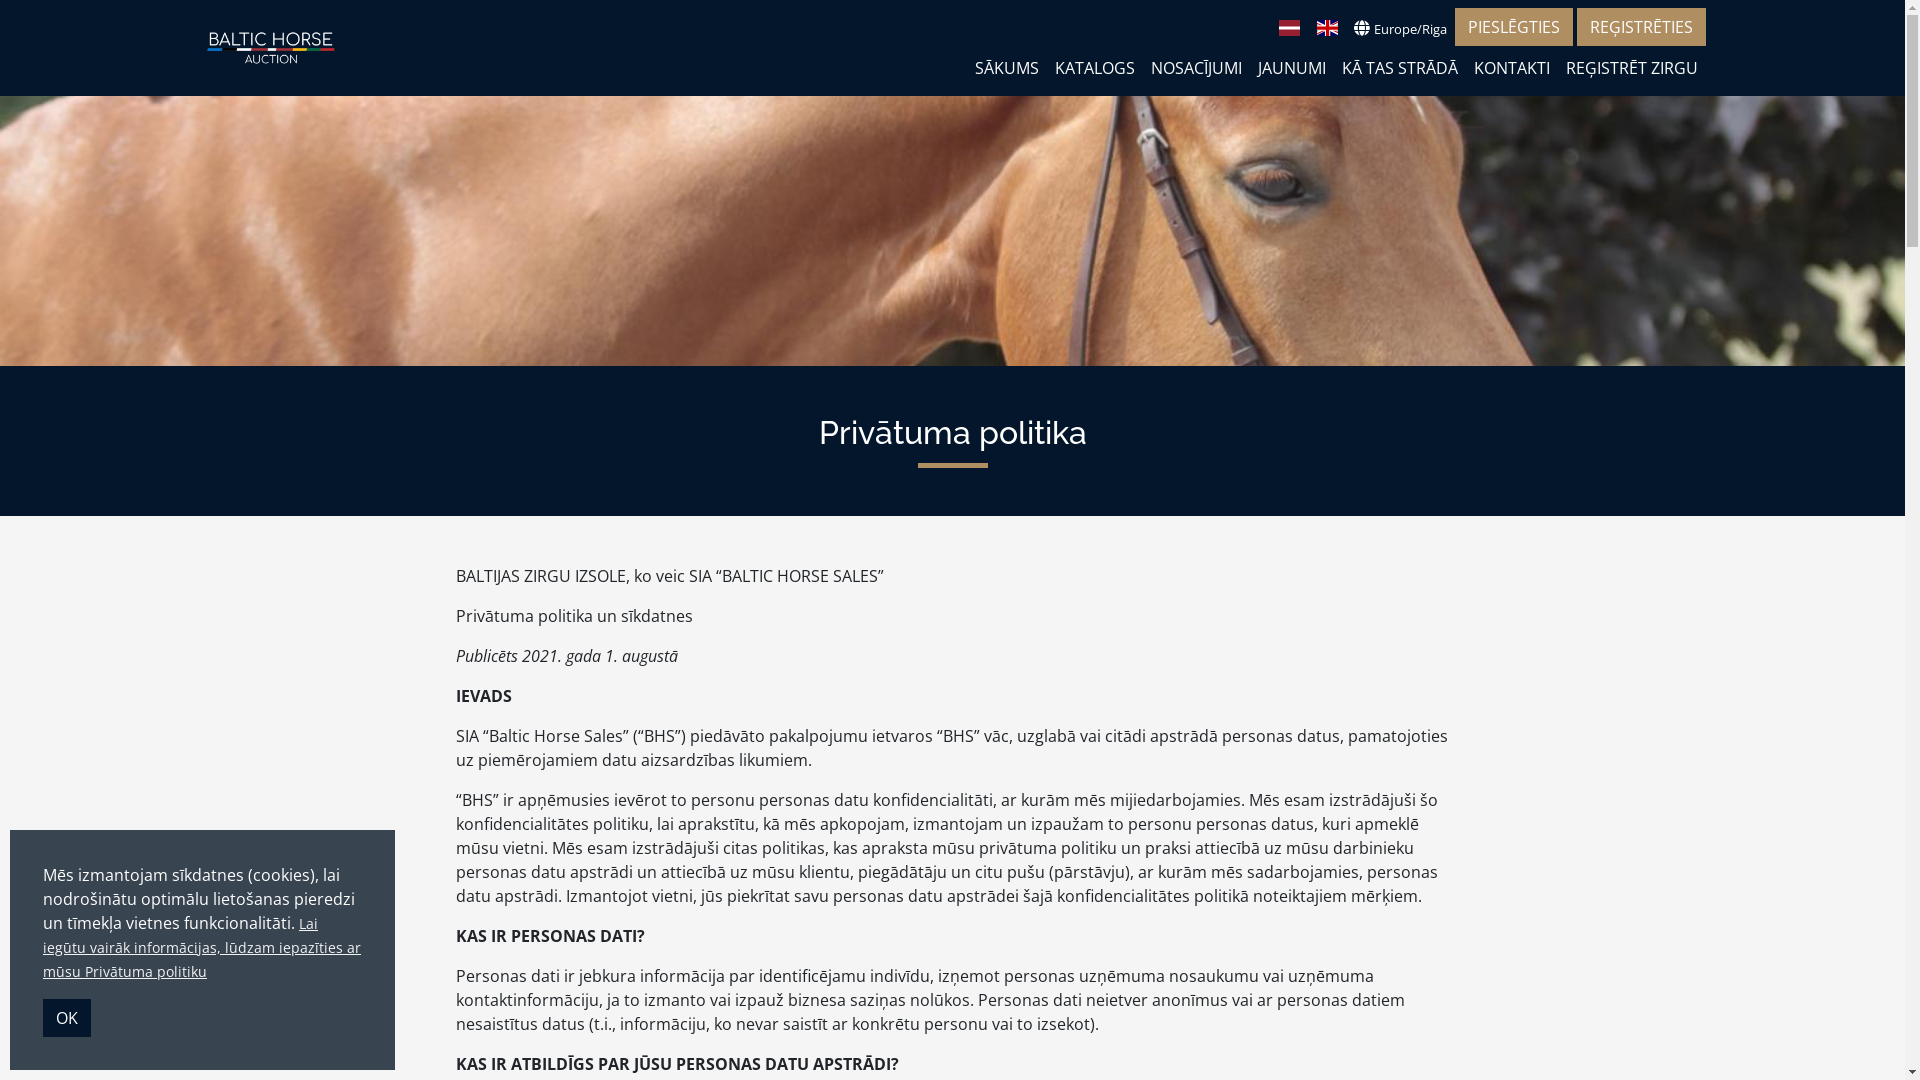  What do you see at coordinates (67, 1018) in the screenshot?
I see `'OK'` at bounding box center [67, 1018].